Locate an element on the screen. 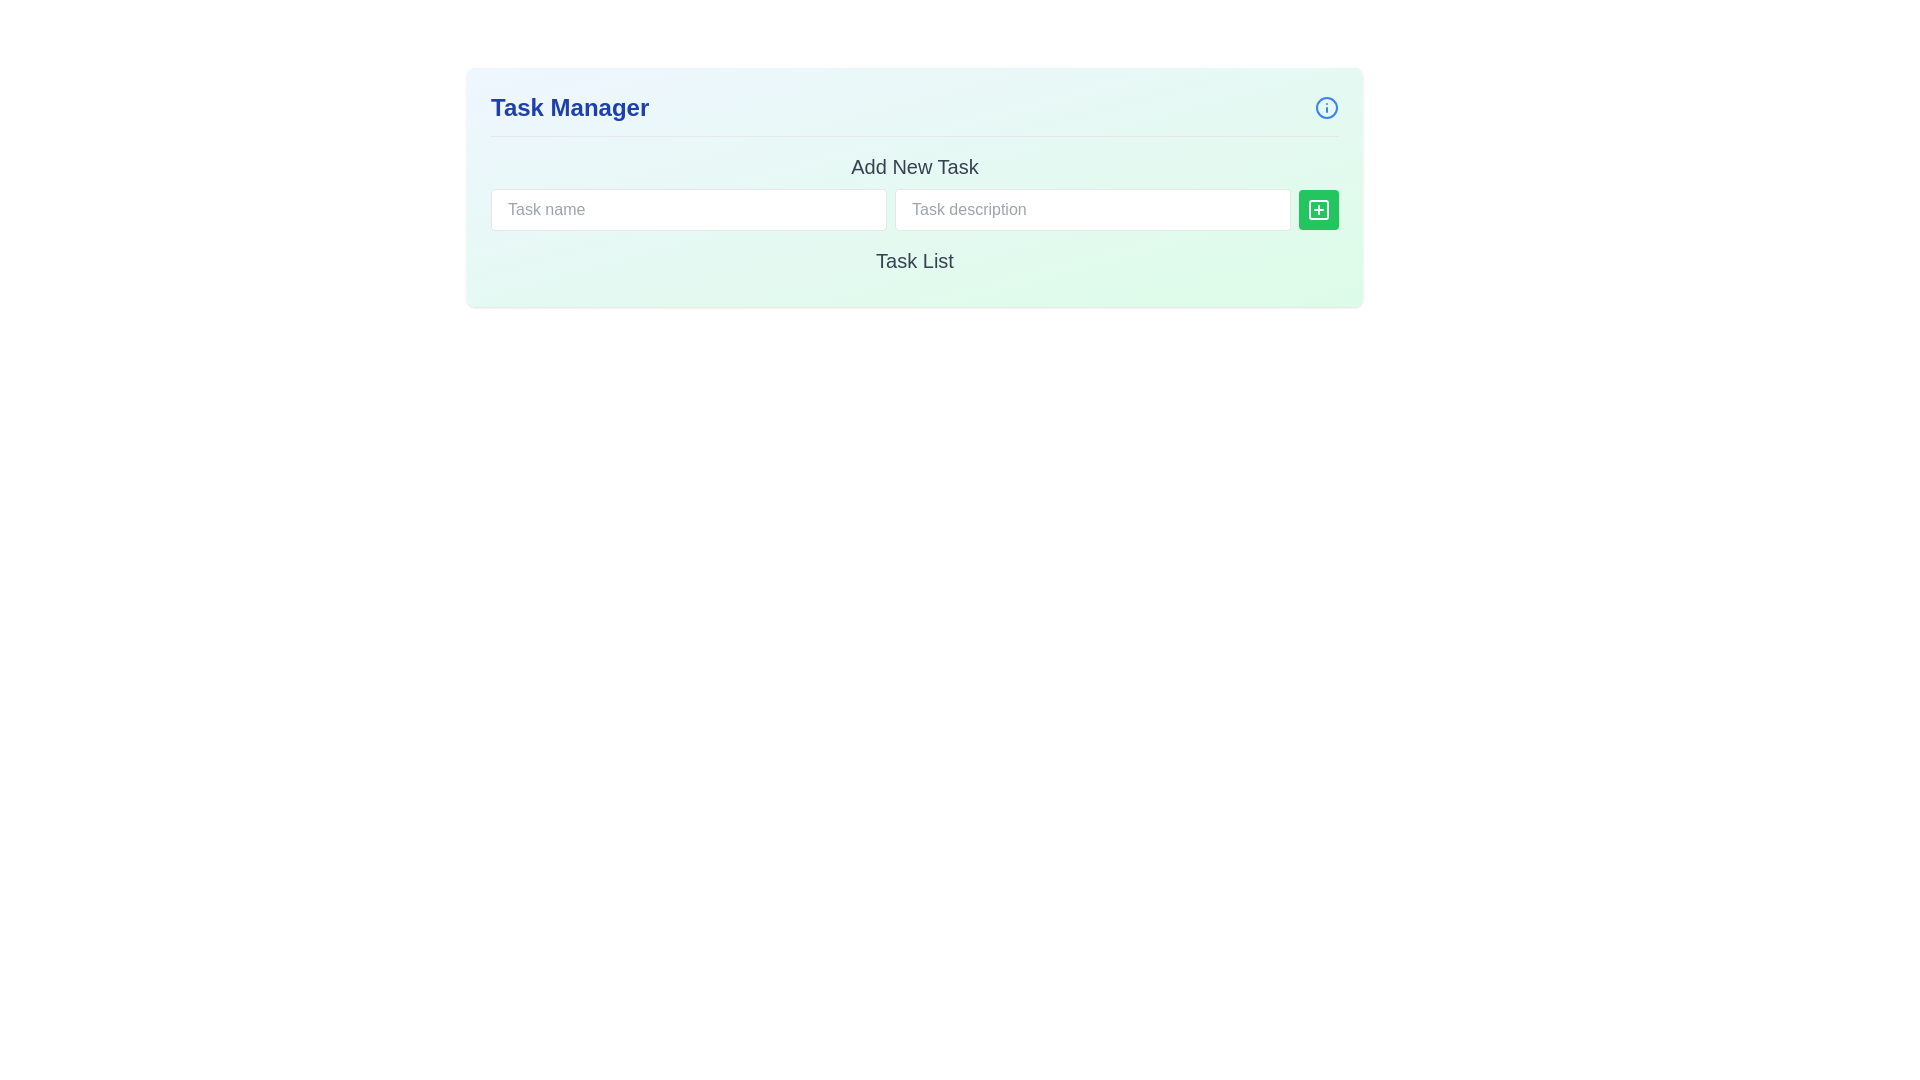  the '+' icon button enclosed within a rounded green square, located in the 'Add New Task' section is located at coordinates (1319, 209).